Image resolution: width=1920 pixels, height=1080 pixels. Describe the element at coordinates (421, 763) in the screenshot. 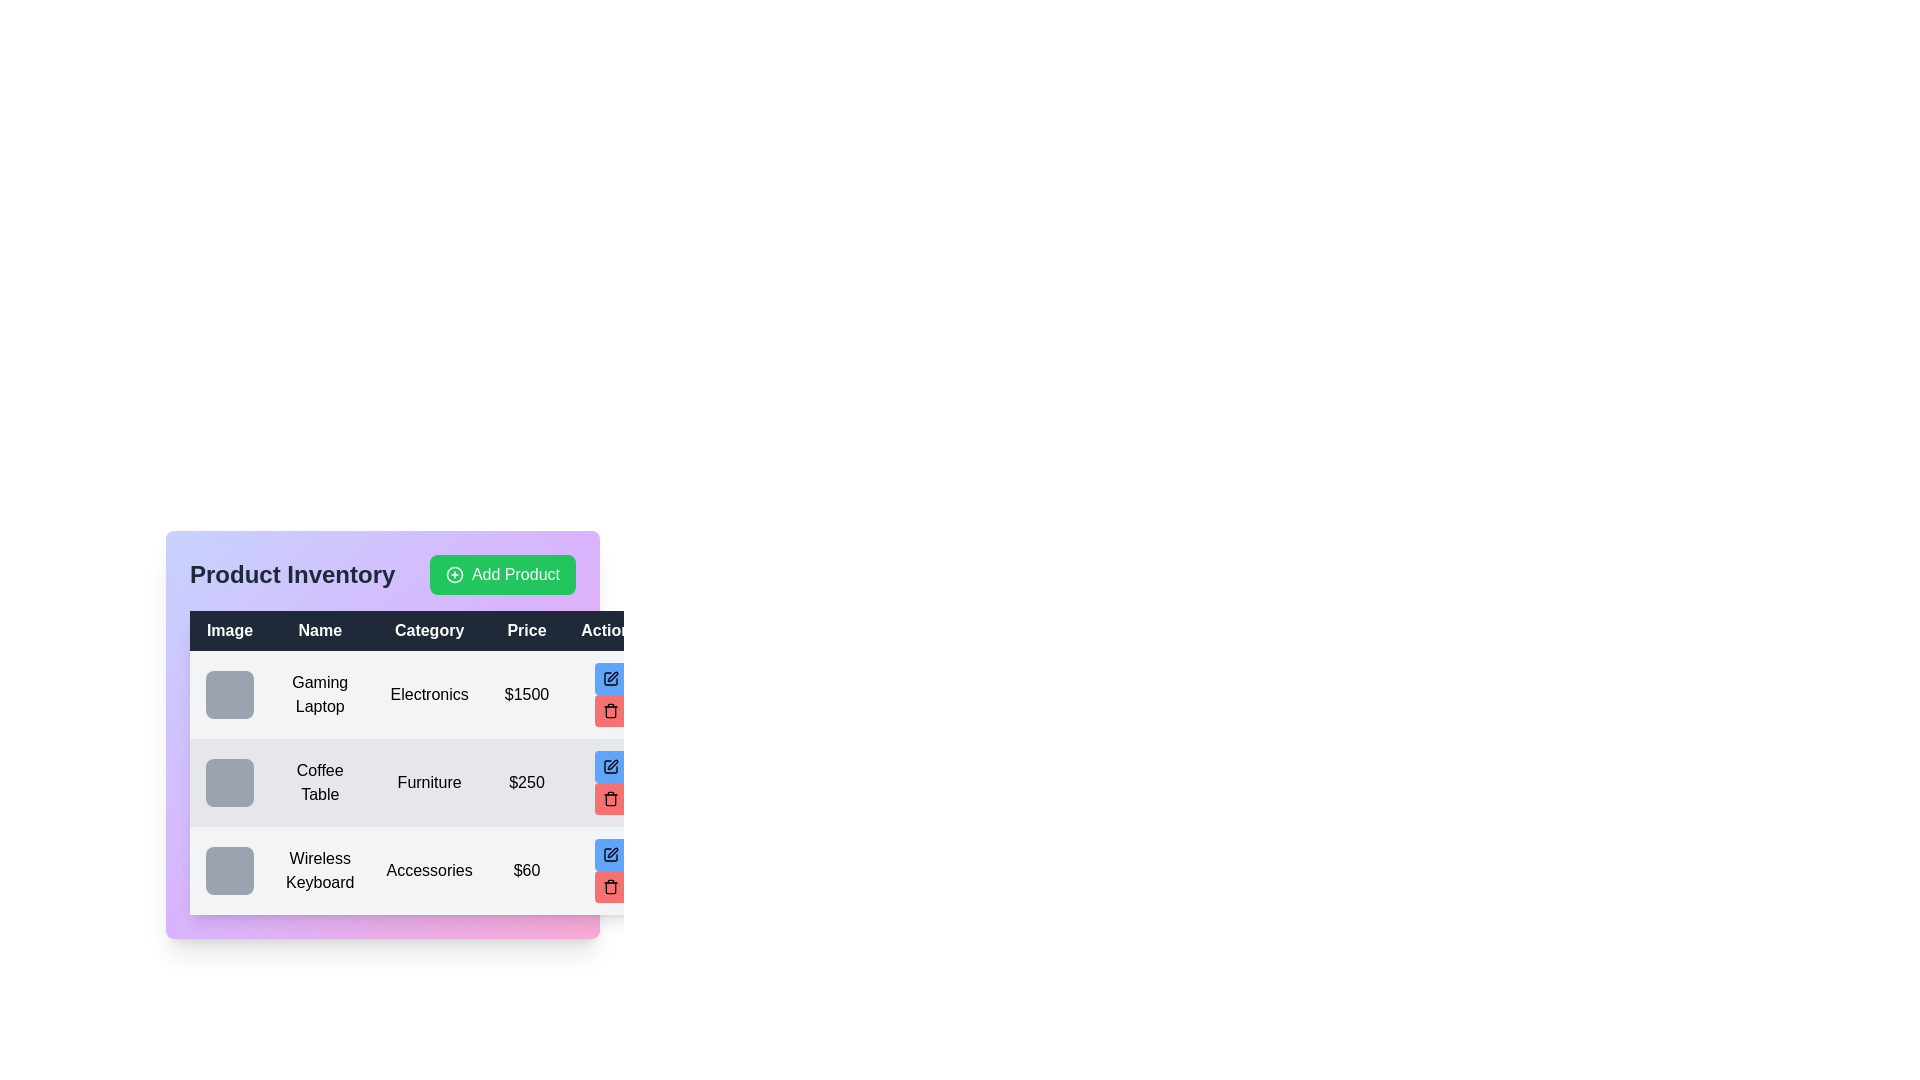

I see `the product inventory table` at that location.